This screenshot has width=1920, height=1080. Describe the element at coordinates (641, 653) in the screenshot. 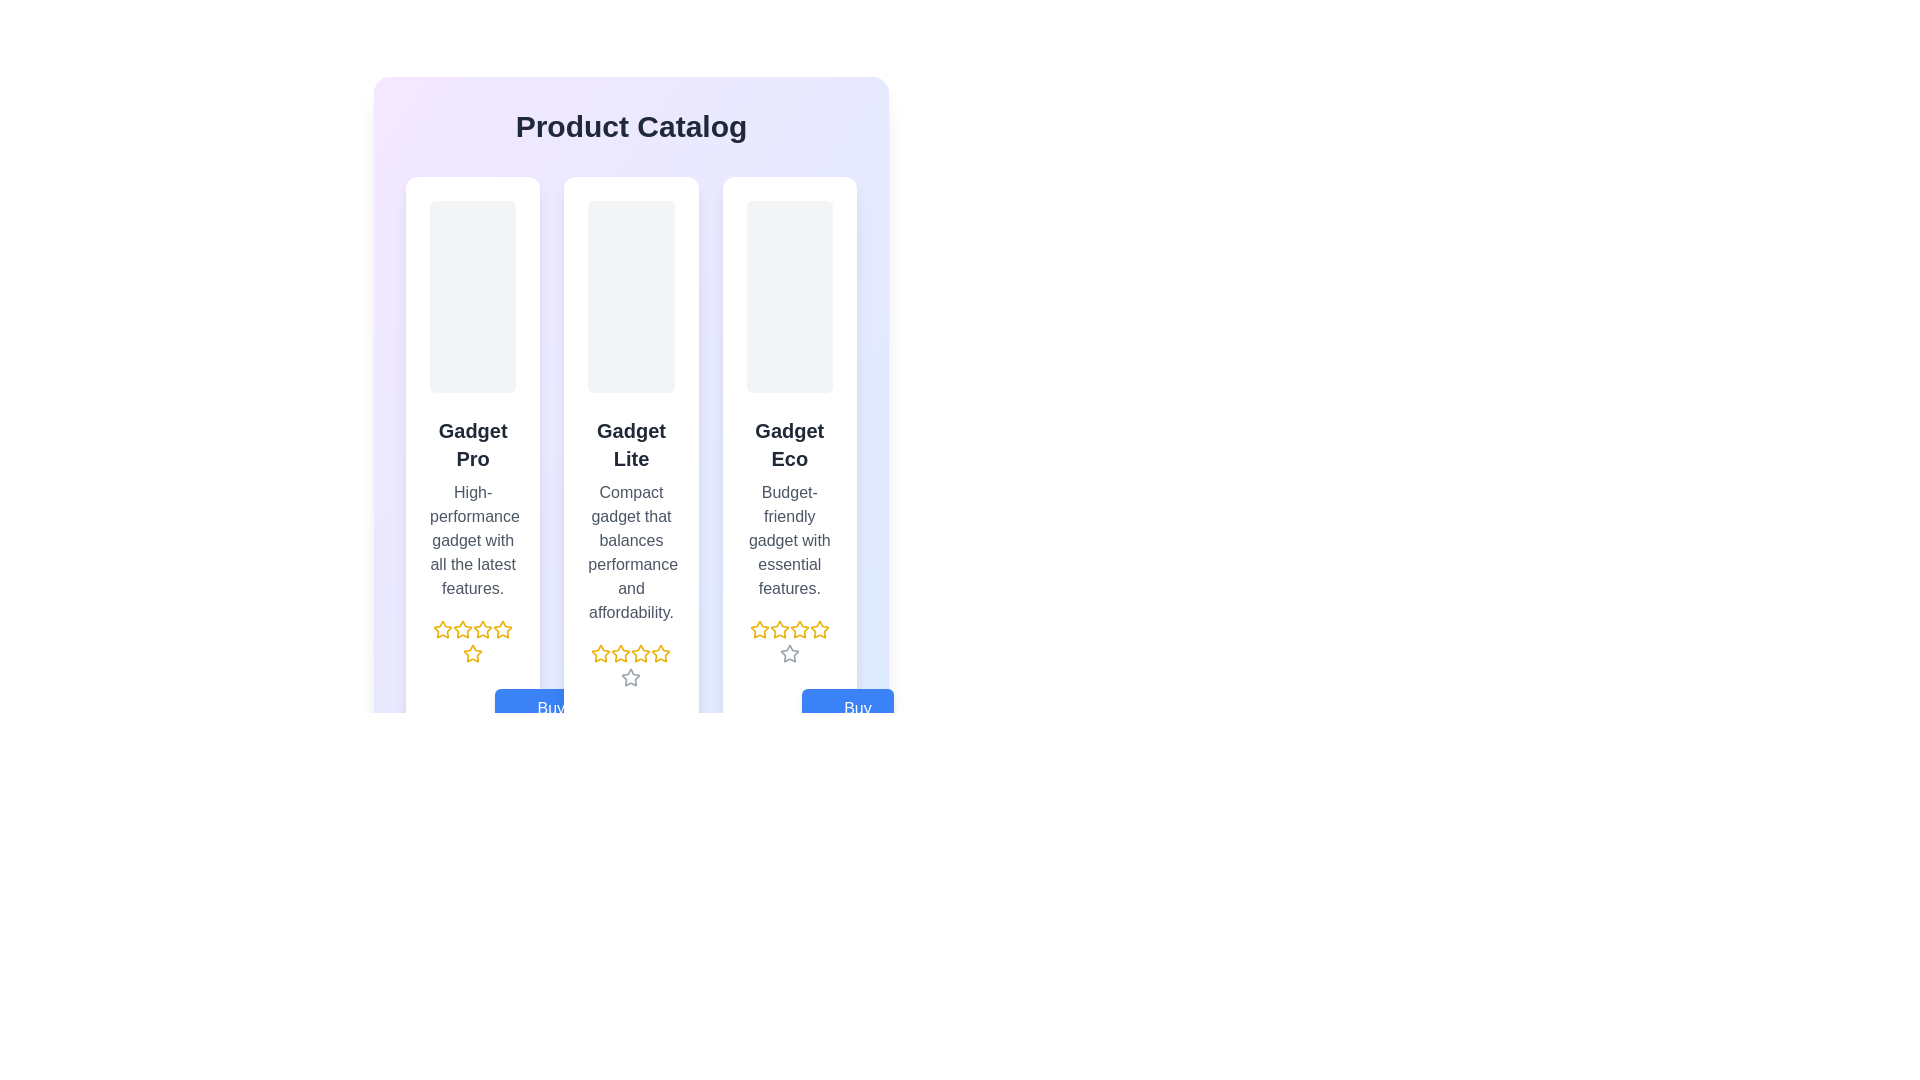

I see `the fourth star icon` at that location.